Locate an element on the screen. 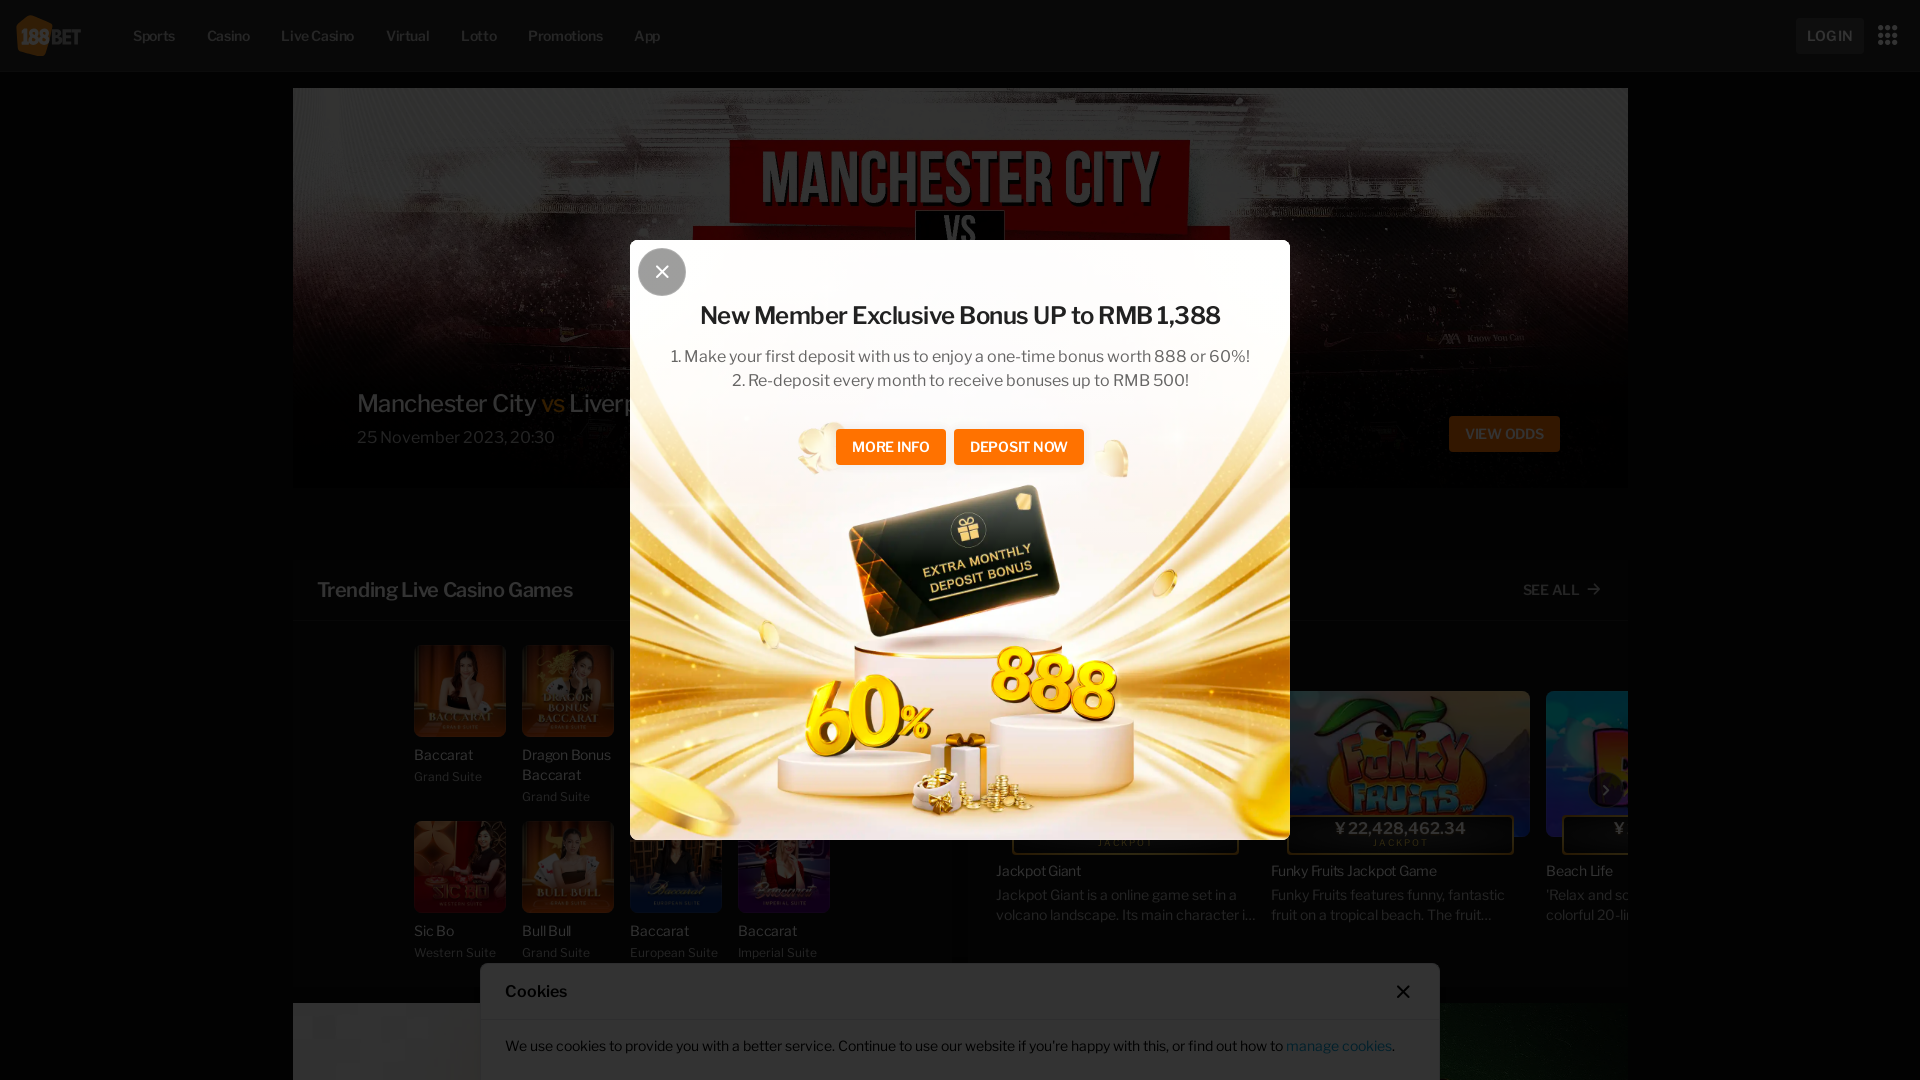 This screenshot has width=1920, height=1080. 'App' is located at coordinates (617, 34).